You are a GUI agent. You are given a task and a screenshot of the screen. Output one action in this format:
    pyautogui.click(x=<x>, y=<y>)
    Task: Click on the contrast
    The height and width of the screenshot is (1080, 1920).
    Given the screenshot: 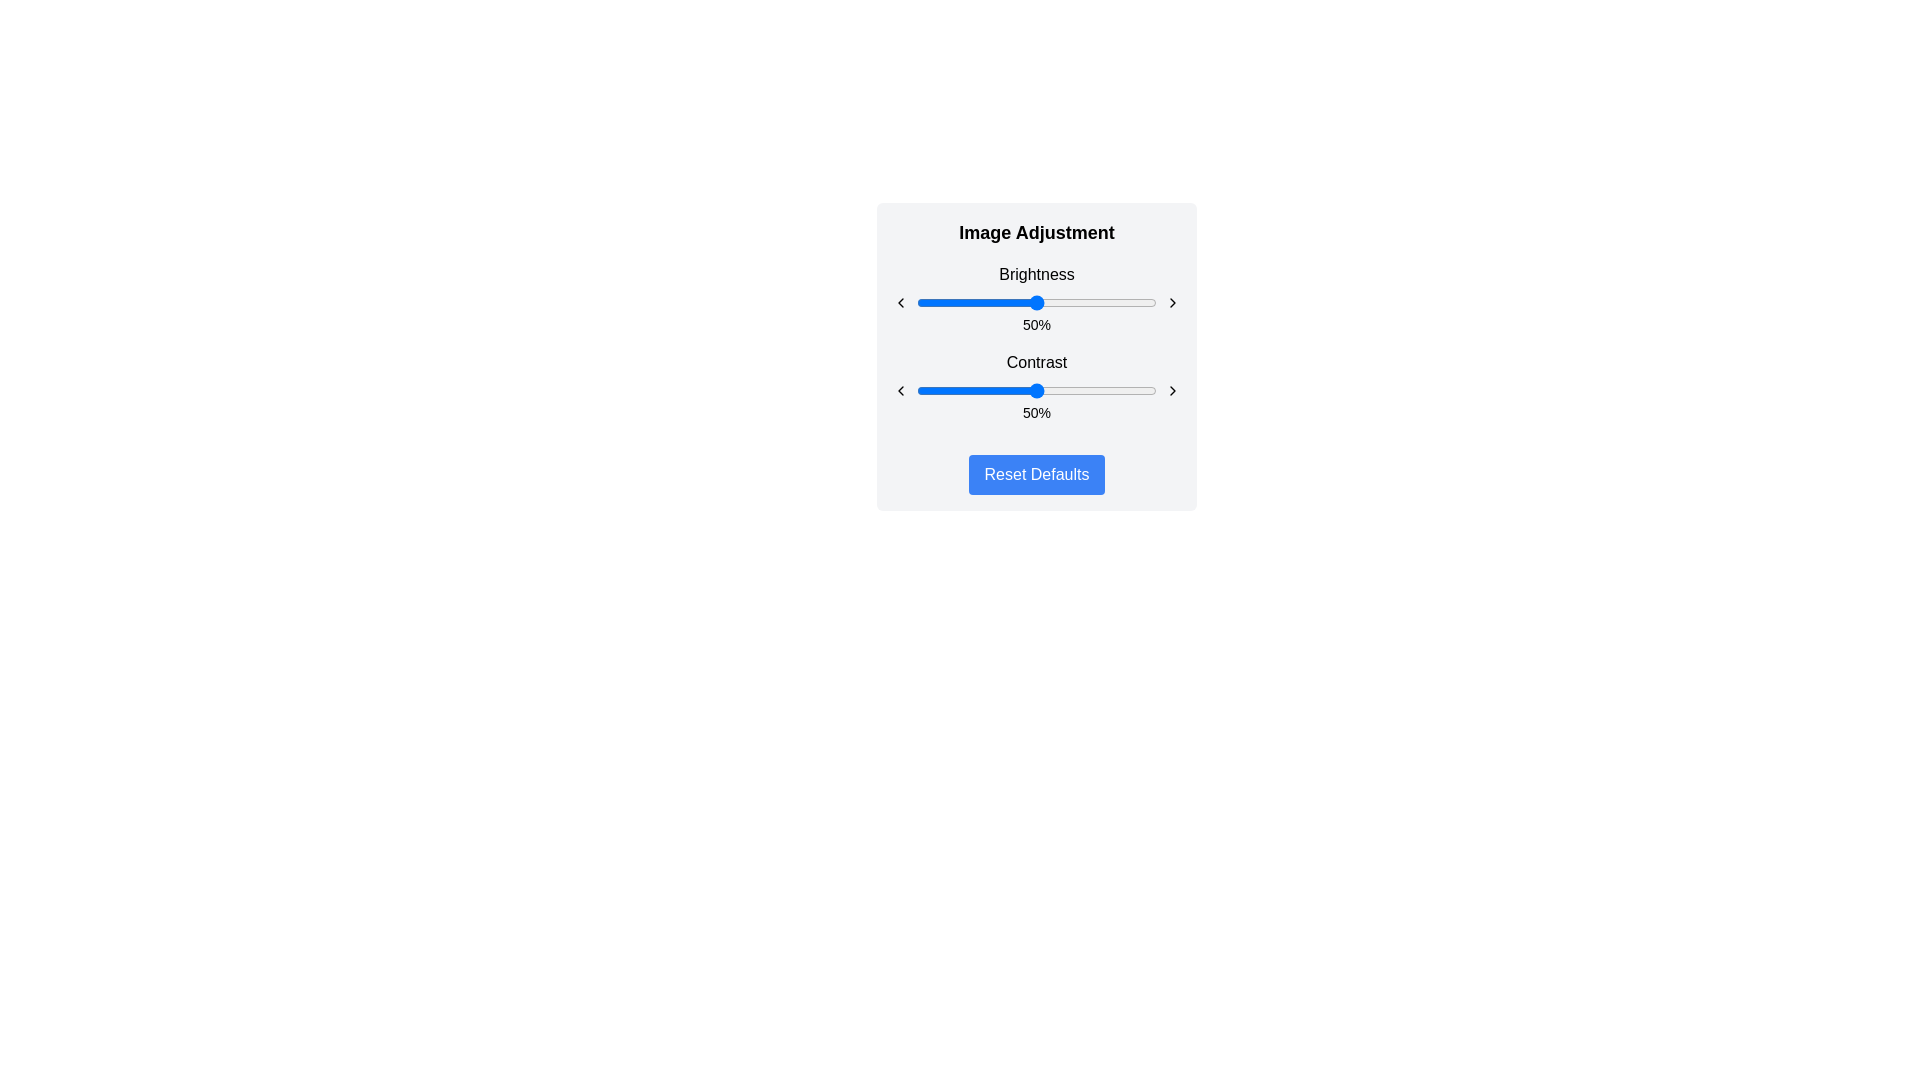 What is the action you would take?
    pyautogui.click(x=1142, y=390)
    